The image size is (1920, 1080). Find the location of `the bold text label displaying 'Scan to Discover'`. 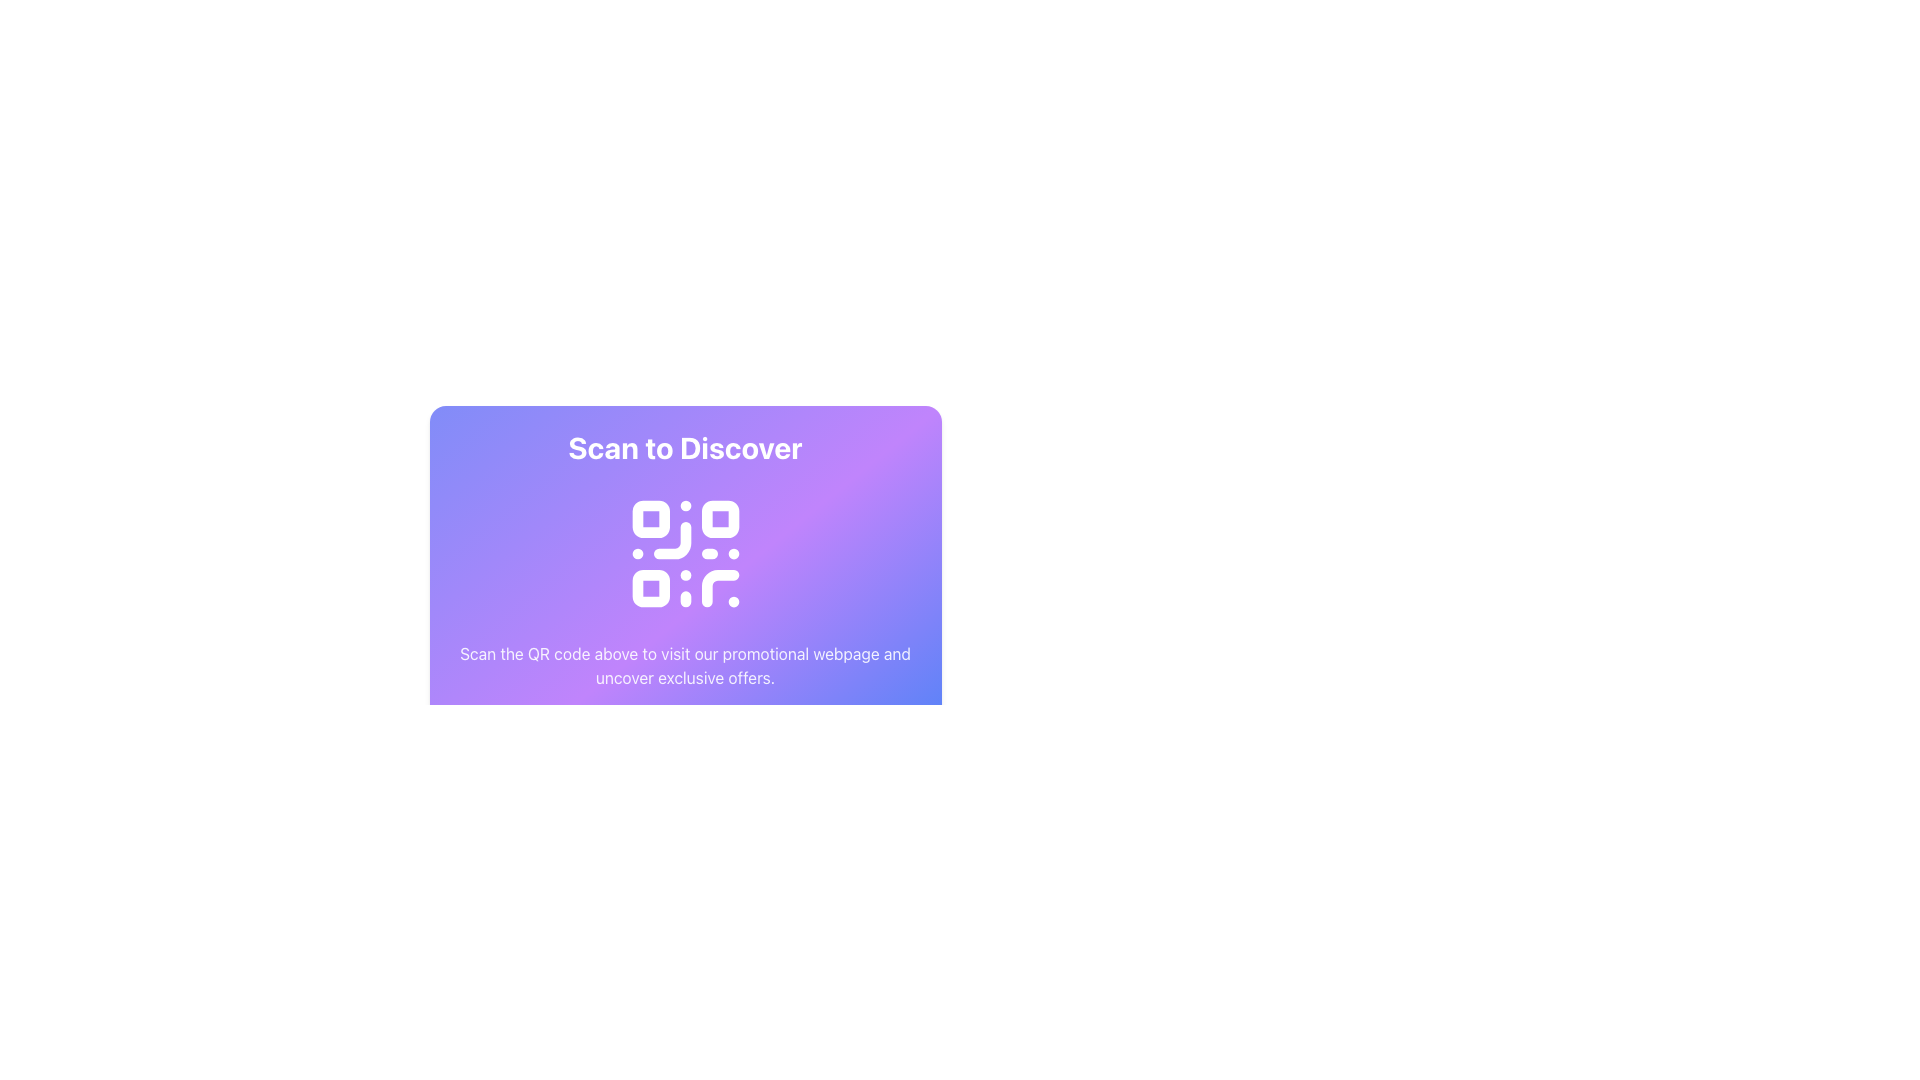

the bold text label displaying 'Scan to Discover' is located at coordinates (685, 446).